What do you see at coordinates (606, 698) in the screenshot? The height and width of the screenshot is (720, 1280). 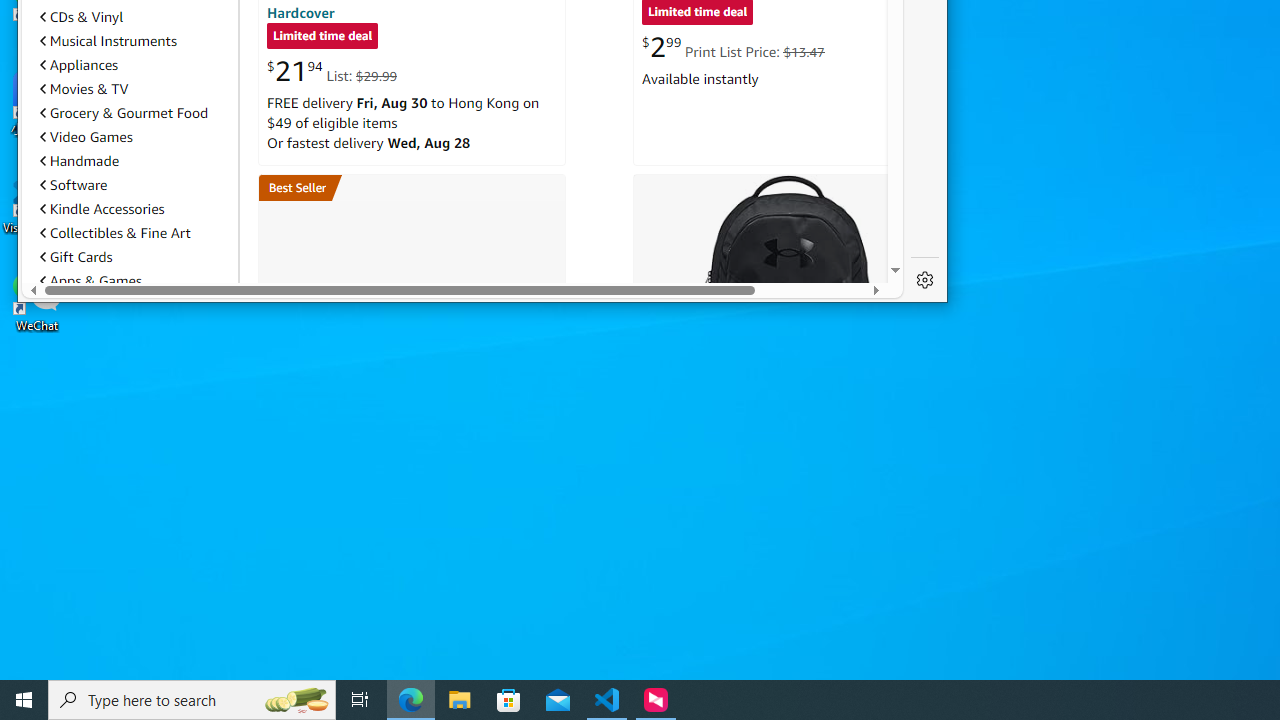 I see `'Visual Studio Code - 1 running window'` at bounding box center [606, 698].